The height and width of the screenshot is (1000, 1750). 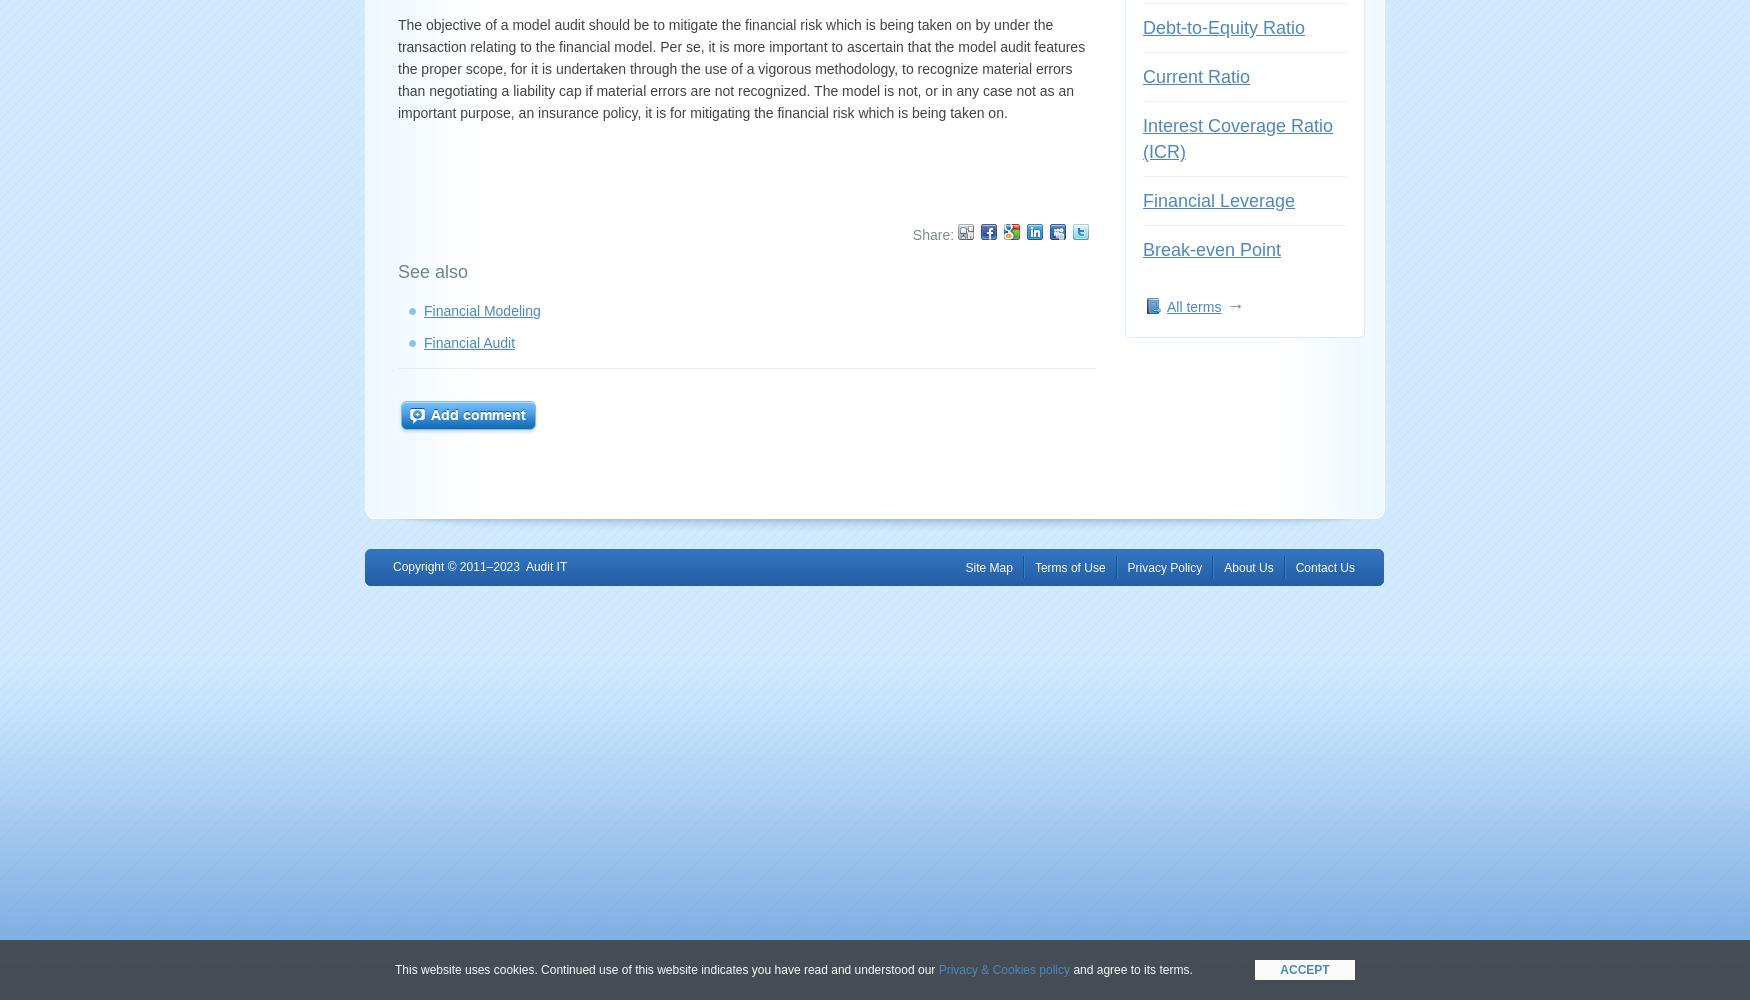 I want to click on 'Current Ratio', so click(x=1196, y=76).